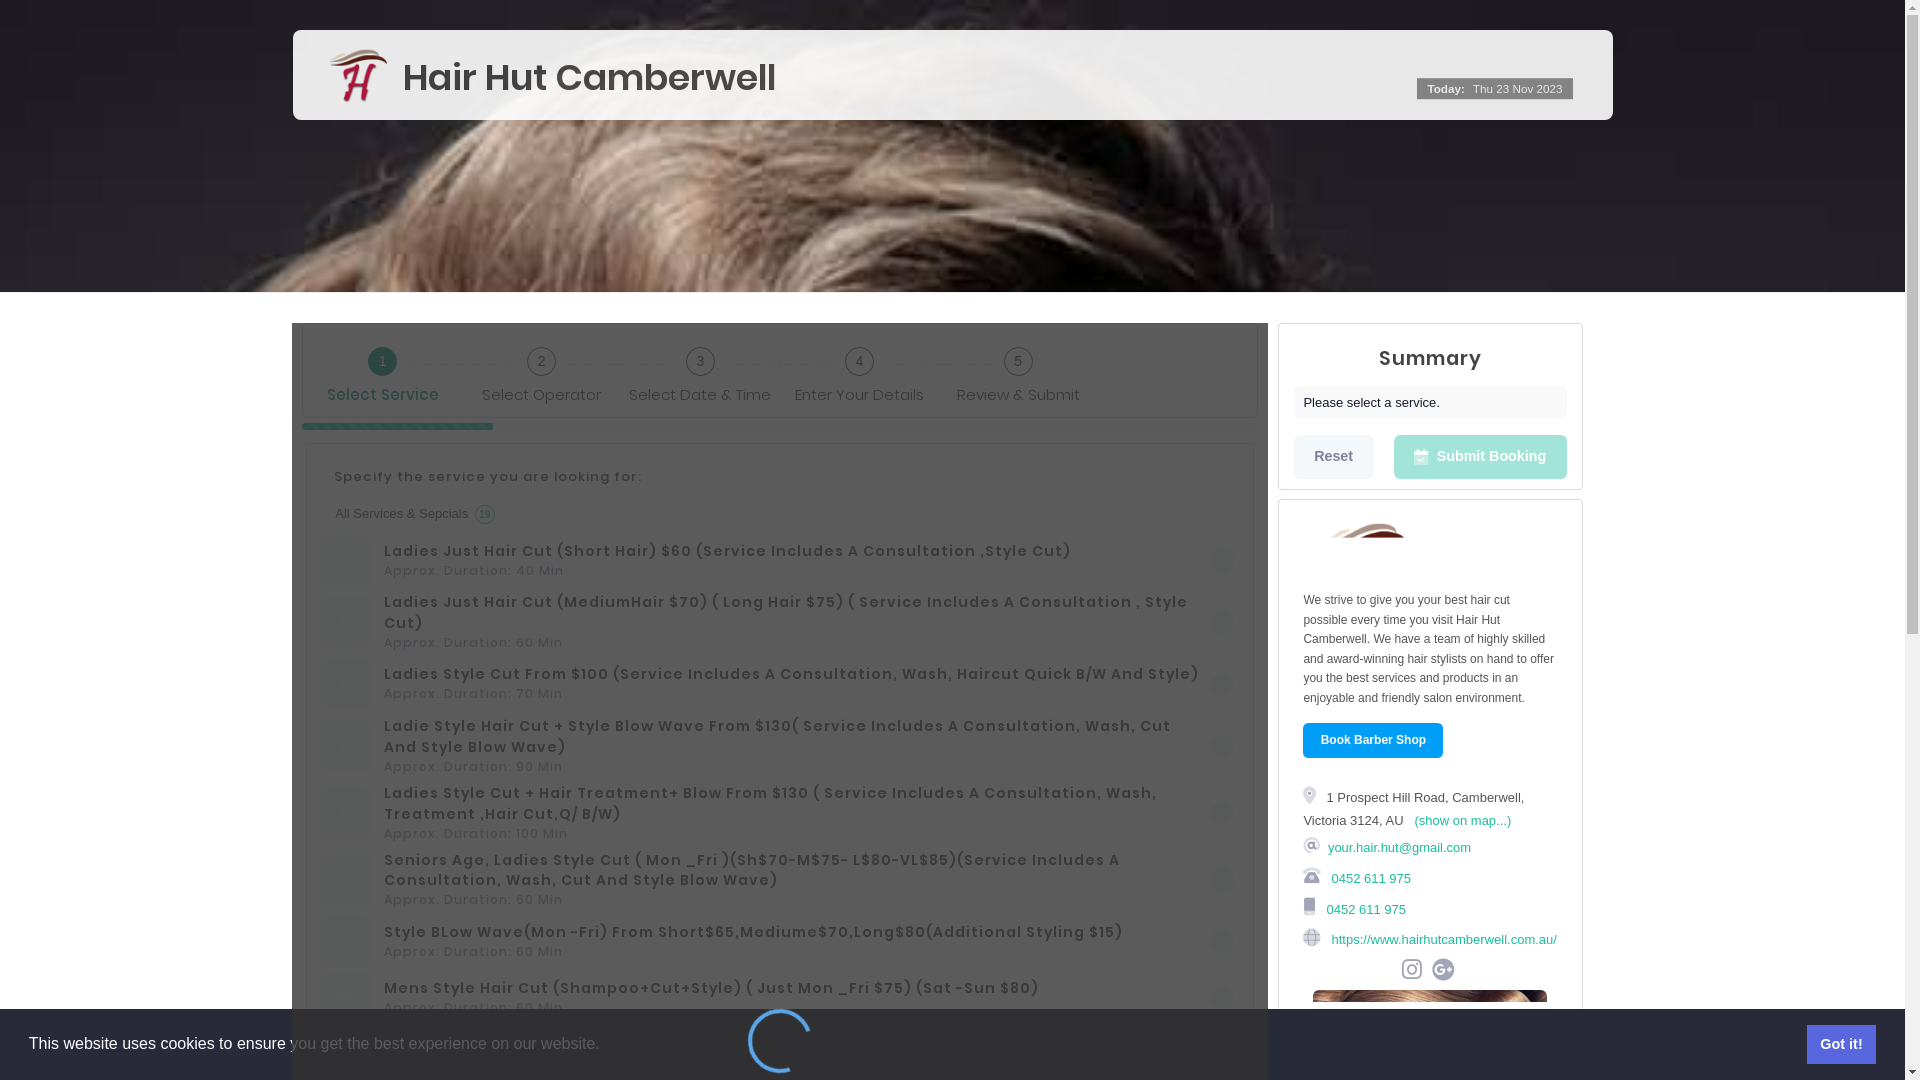 The height and width of the screenshot is (1080, 1920). Describe the element at coordinates (1840, 1043) in the screenshot. I see `'Got it!'` at that location.